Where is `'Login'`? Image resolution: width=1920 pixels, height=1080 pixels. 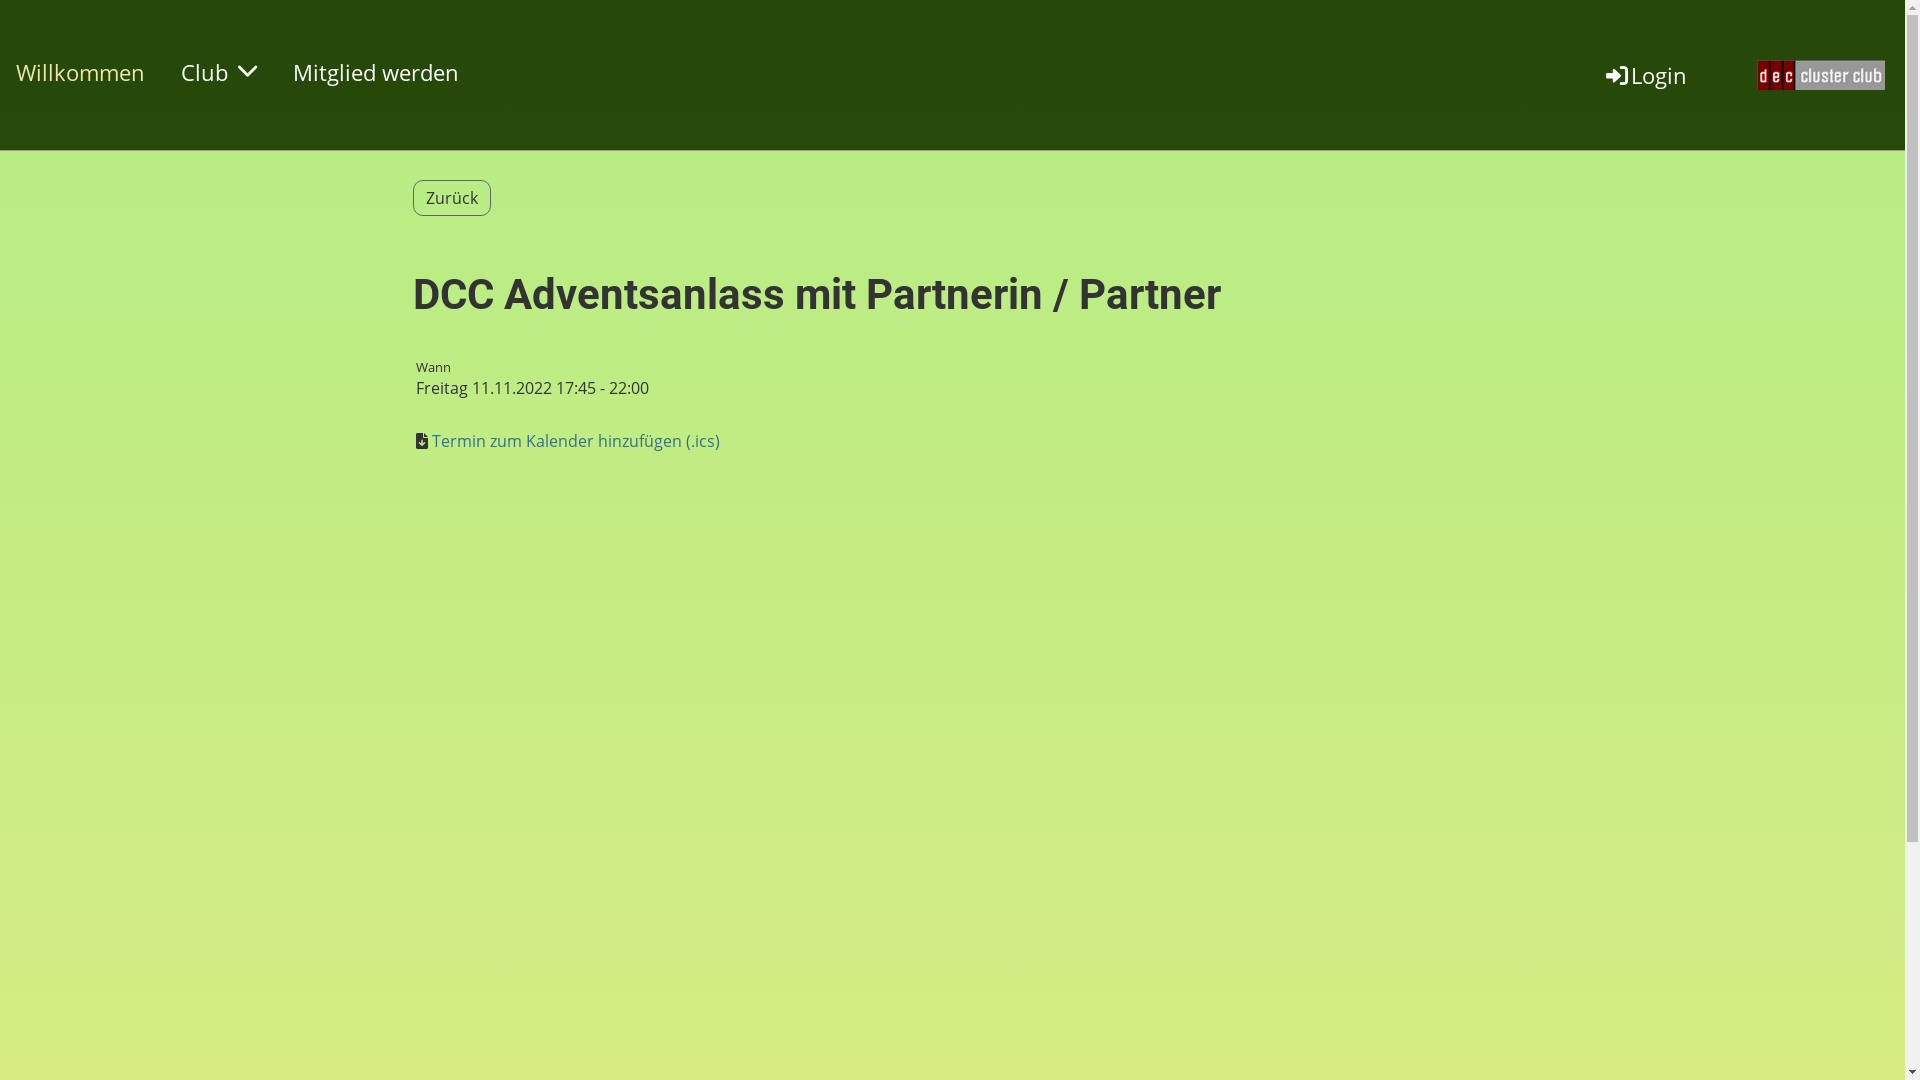 'Login' is located at coordinates (1645, 73).